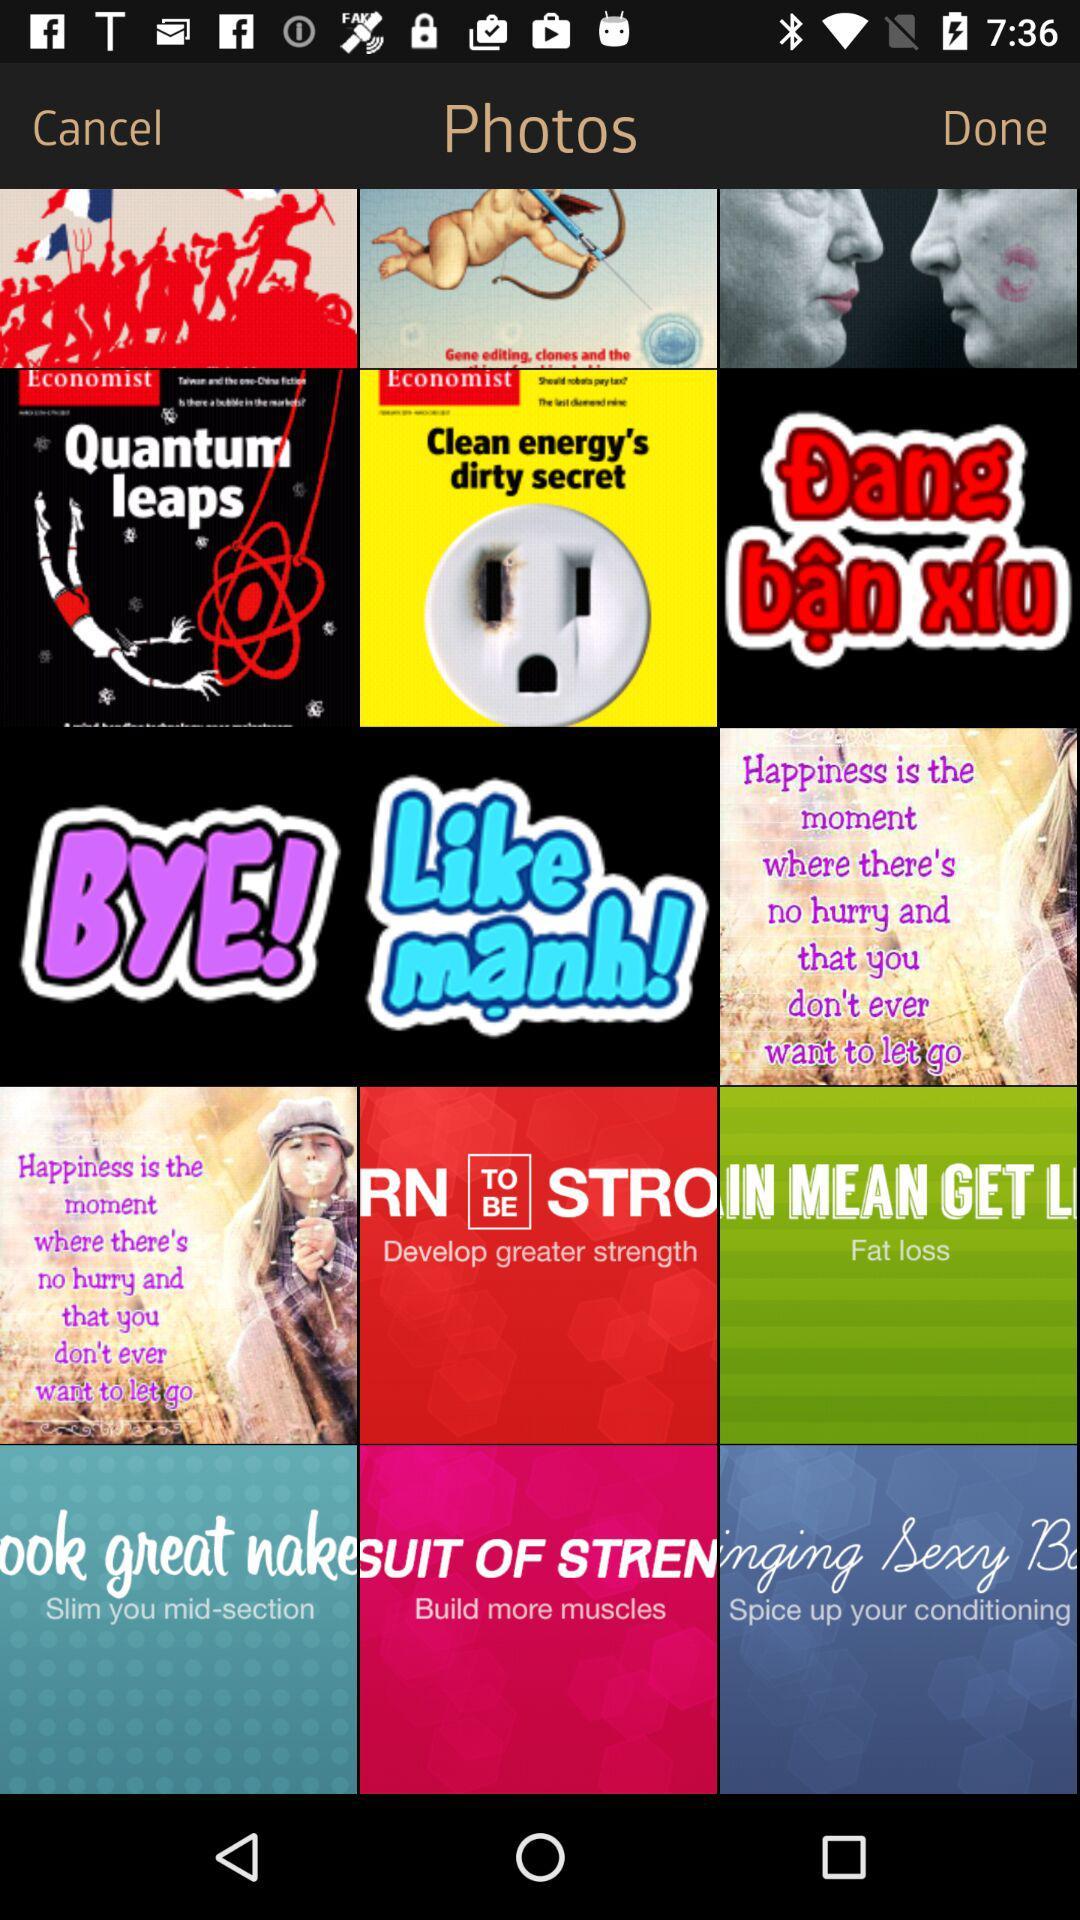  Describe the element at coordinates (897, 1619) in the screenshot. I see `the item at the bottom right corner` at that location.